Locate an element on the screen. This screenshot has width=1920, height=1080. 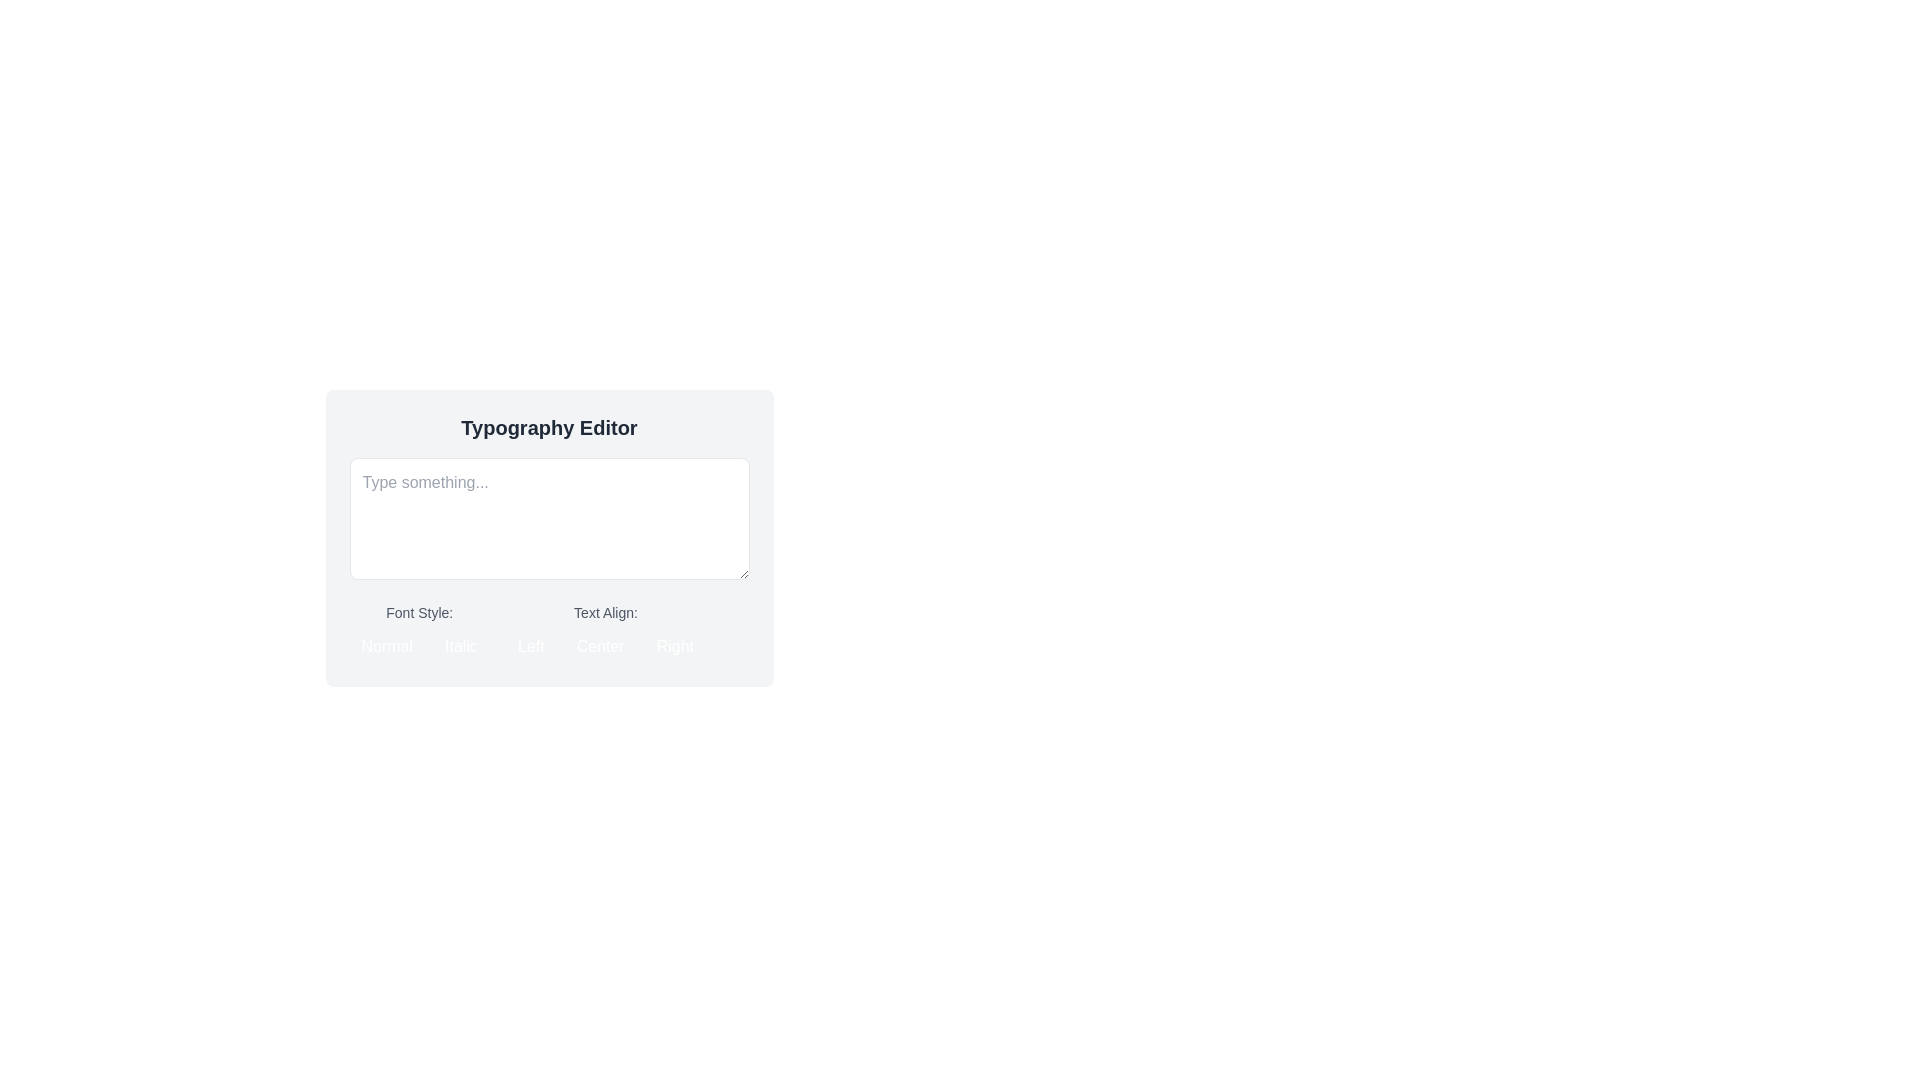
the toggle-style button group containing 'Normal' and 'Italic' buttons located in the 'Font Style:' section to trigger tooltips or styling effects is located at coordinates (418, 647).